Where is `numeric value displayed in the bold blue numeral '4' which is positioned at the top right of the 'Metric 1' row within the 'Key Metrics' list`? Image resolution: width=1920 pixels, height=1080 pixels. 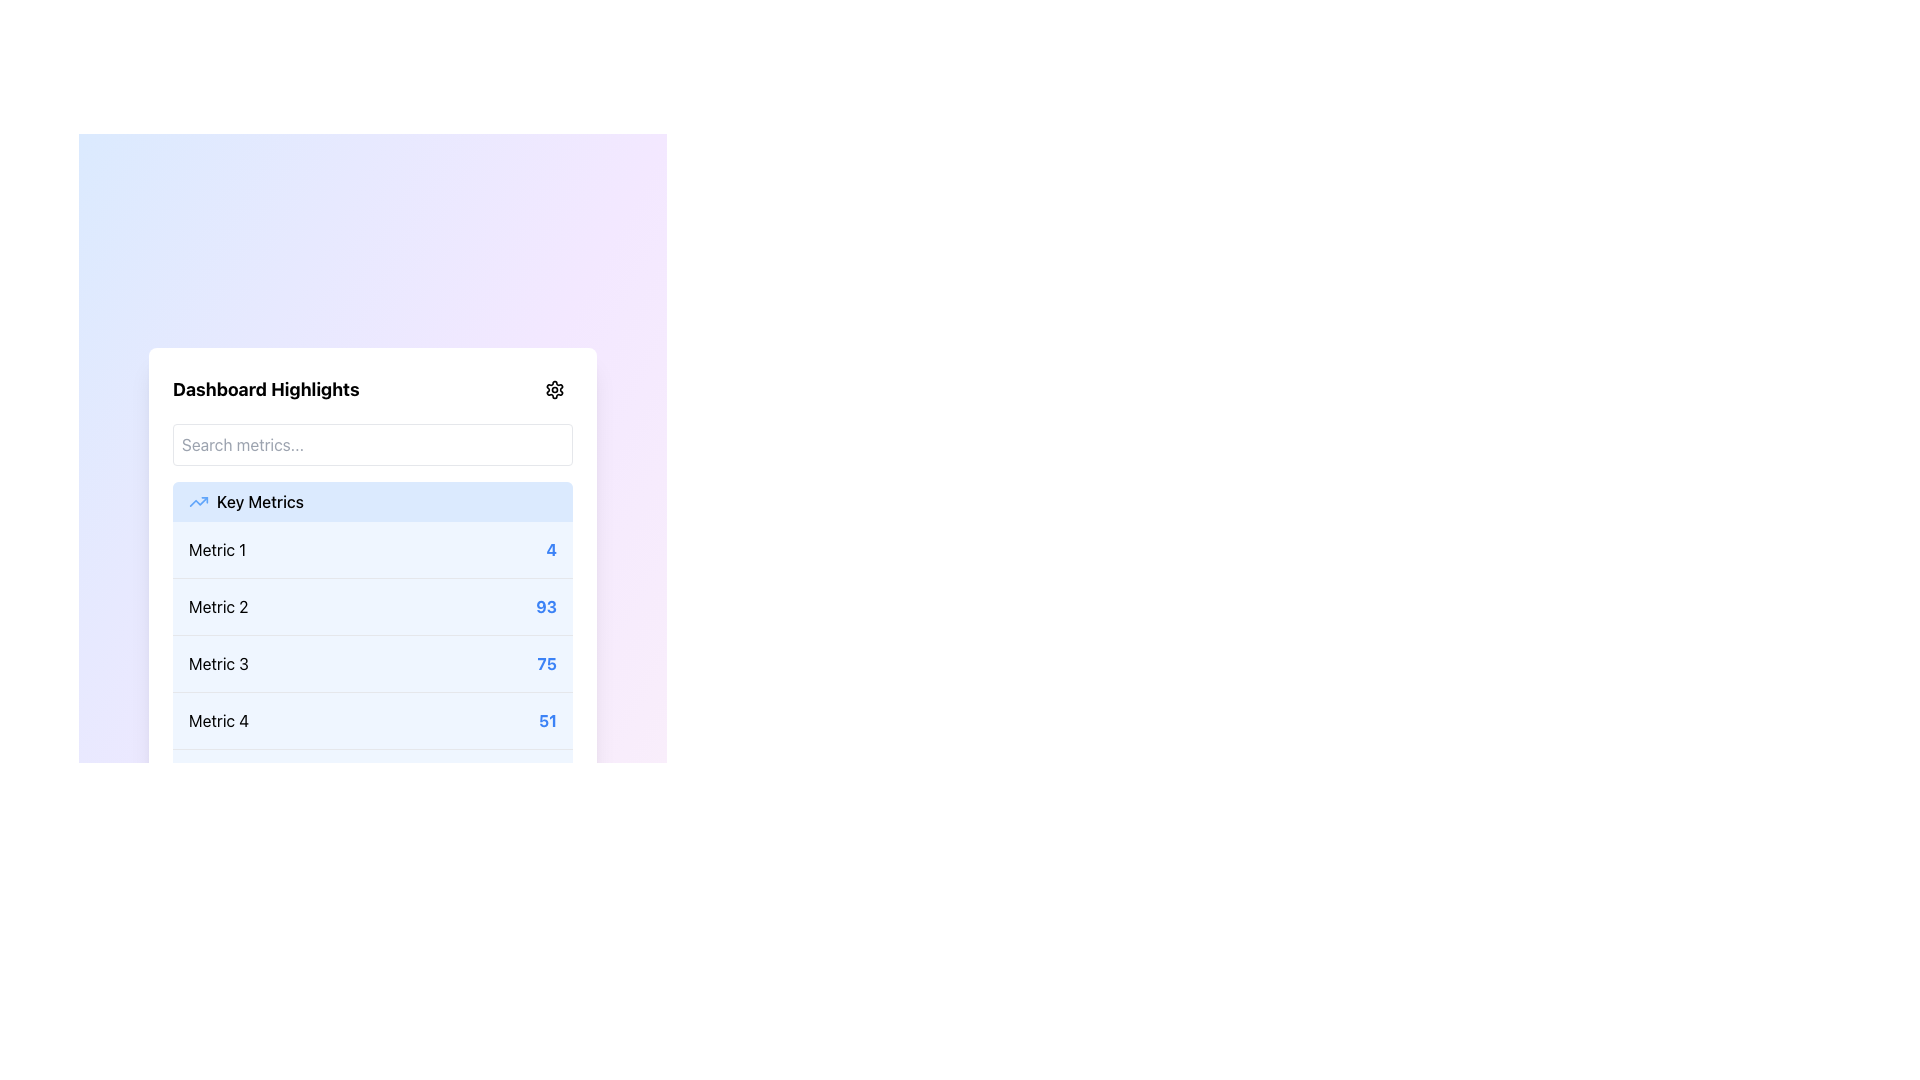
numeric value displayed in the bold blue numeral '4' which is positioned at the top right of the 'Metric 1' row within the 'Key Metrics' list is located at coordinates (551, 550).